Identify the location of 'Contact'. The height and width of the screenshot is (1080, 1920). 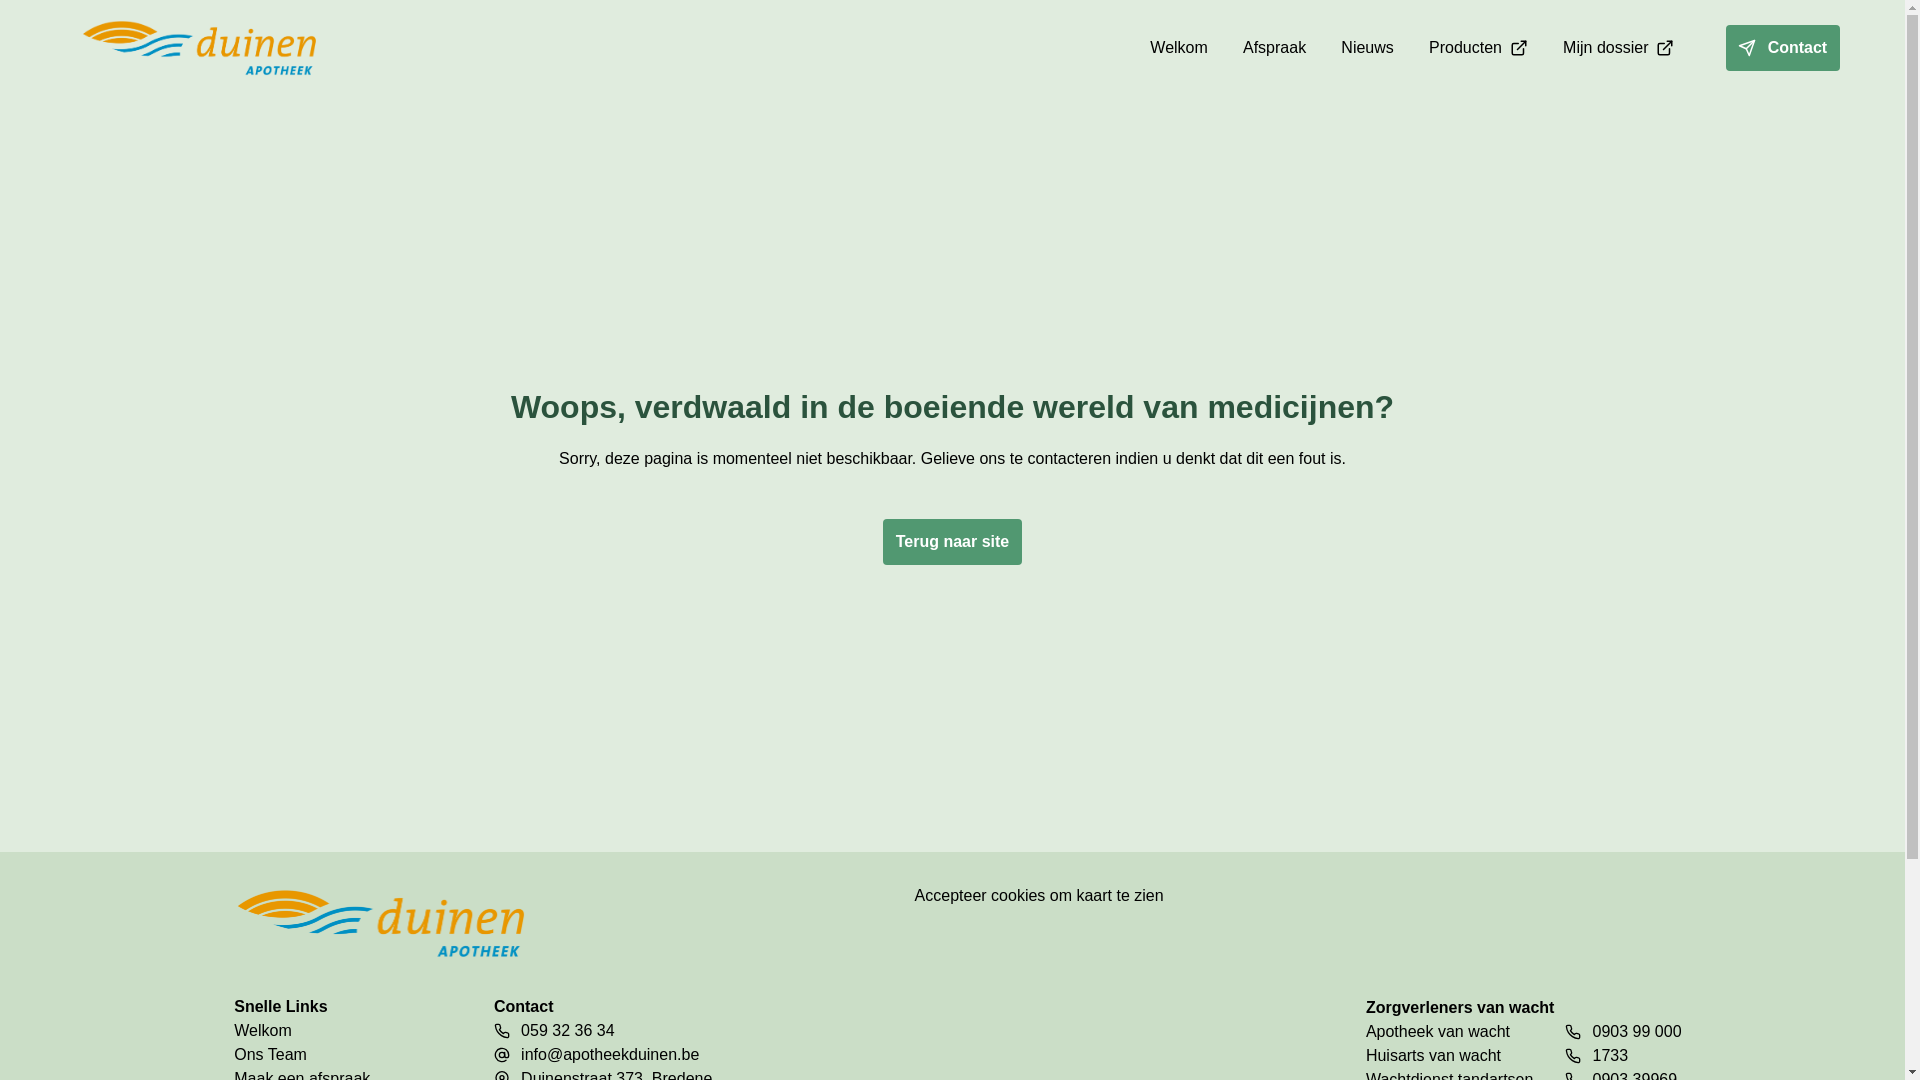
(1766, 46).